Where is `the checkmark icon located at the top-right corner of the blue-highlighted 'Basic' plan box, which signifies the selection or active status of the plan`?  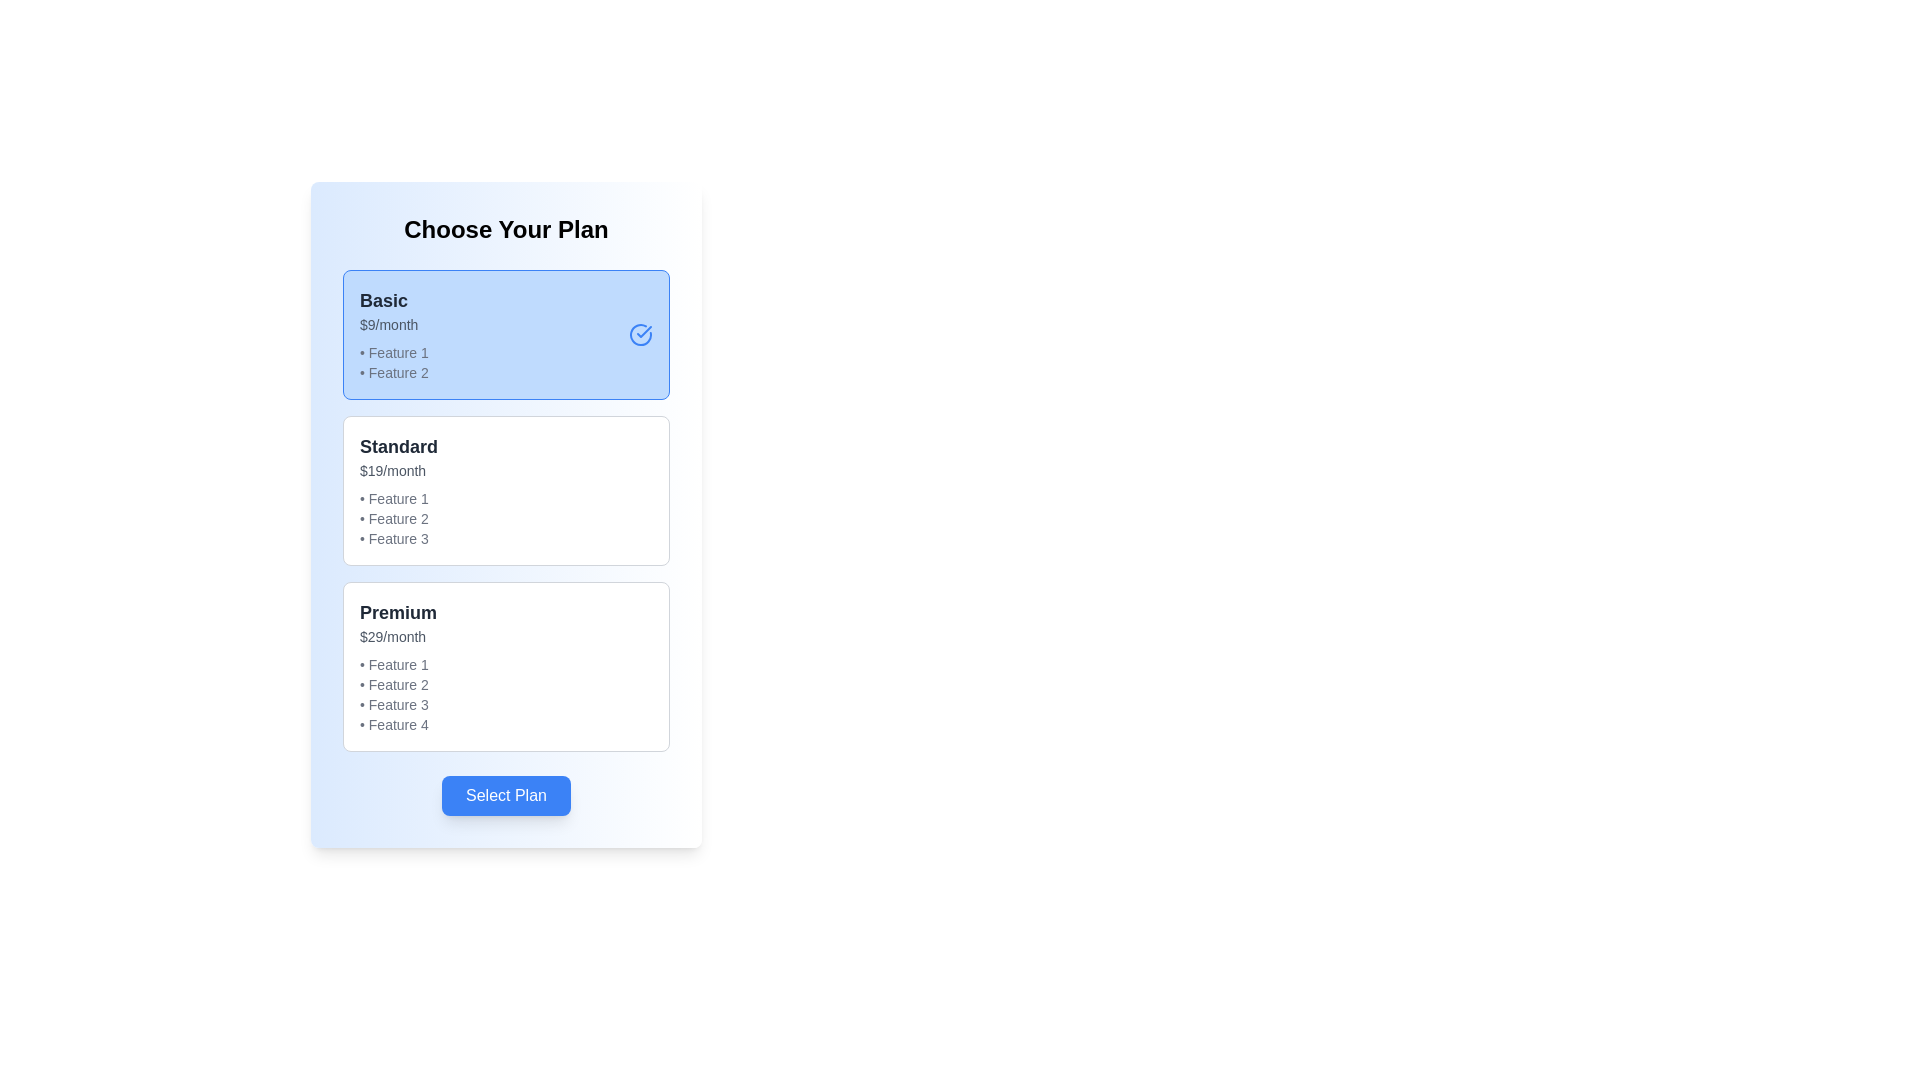
the checkmark icon located at the top-right corner of the blue-highlighted 'Basic' plan box, which signifies the selection or active status of the plan is located at coordinates (644, 330).